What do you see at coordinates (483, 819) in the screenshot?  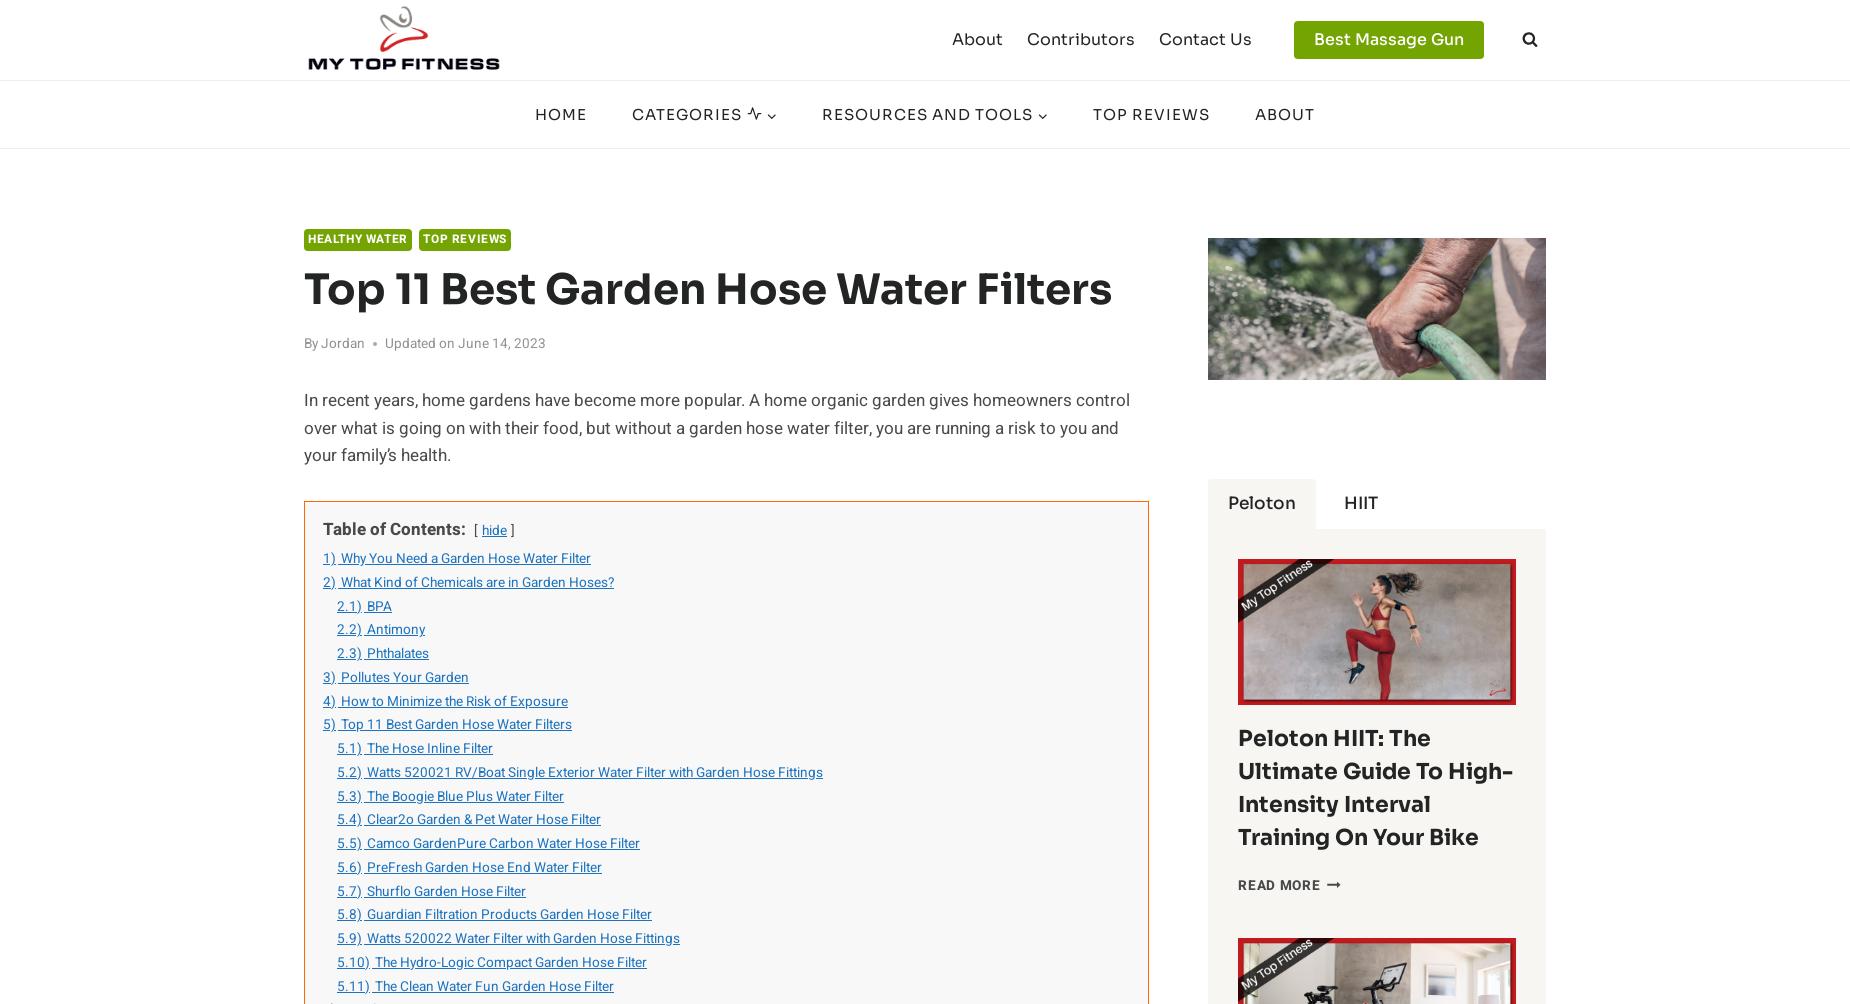 I see `'Clear2o Garden & Pet Water Hose Filter'` at bounding box center [483, 819].